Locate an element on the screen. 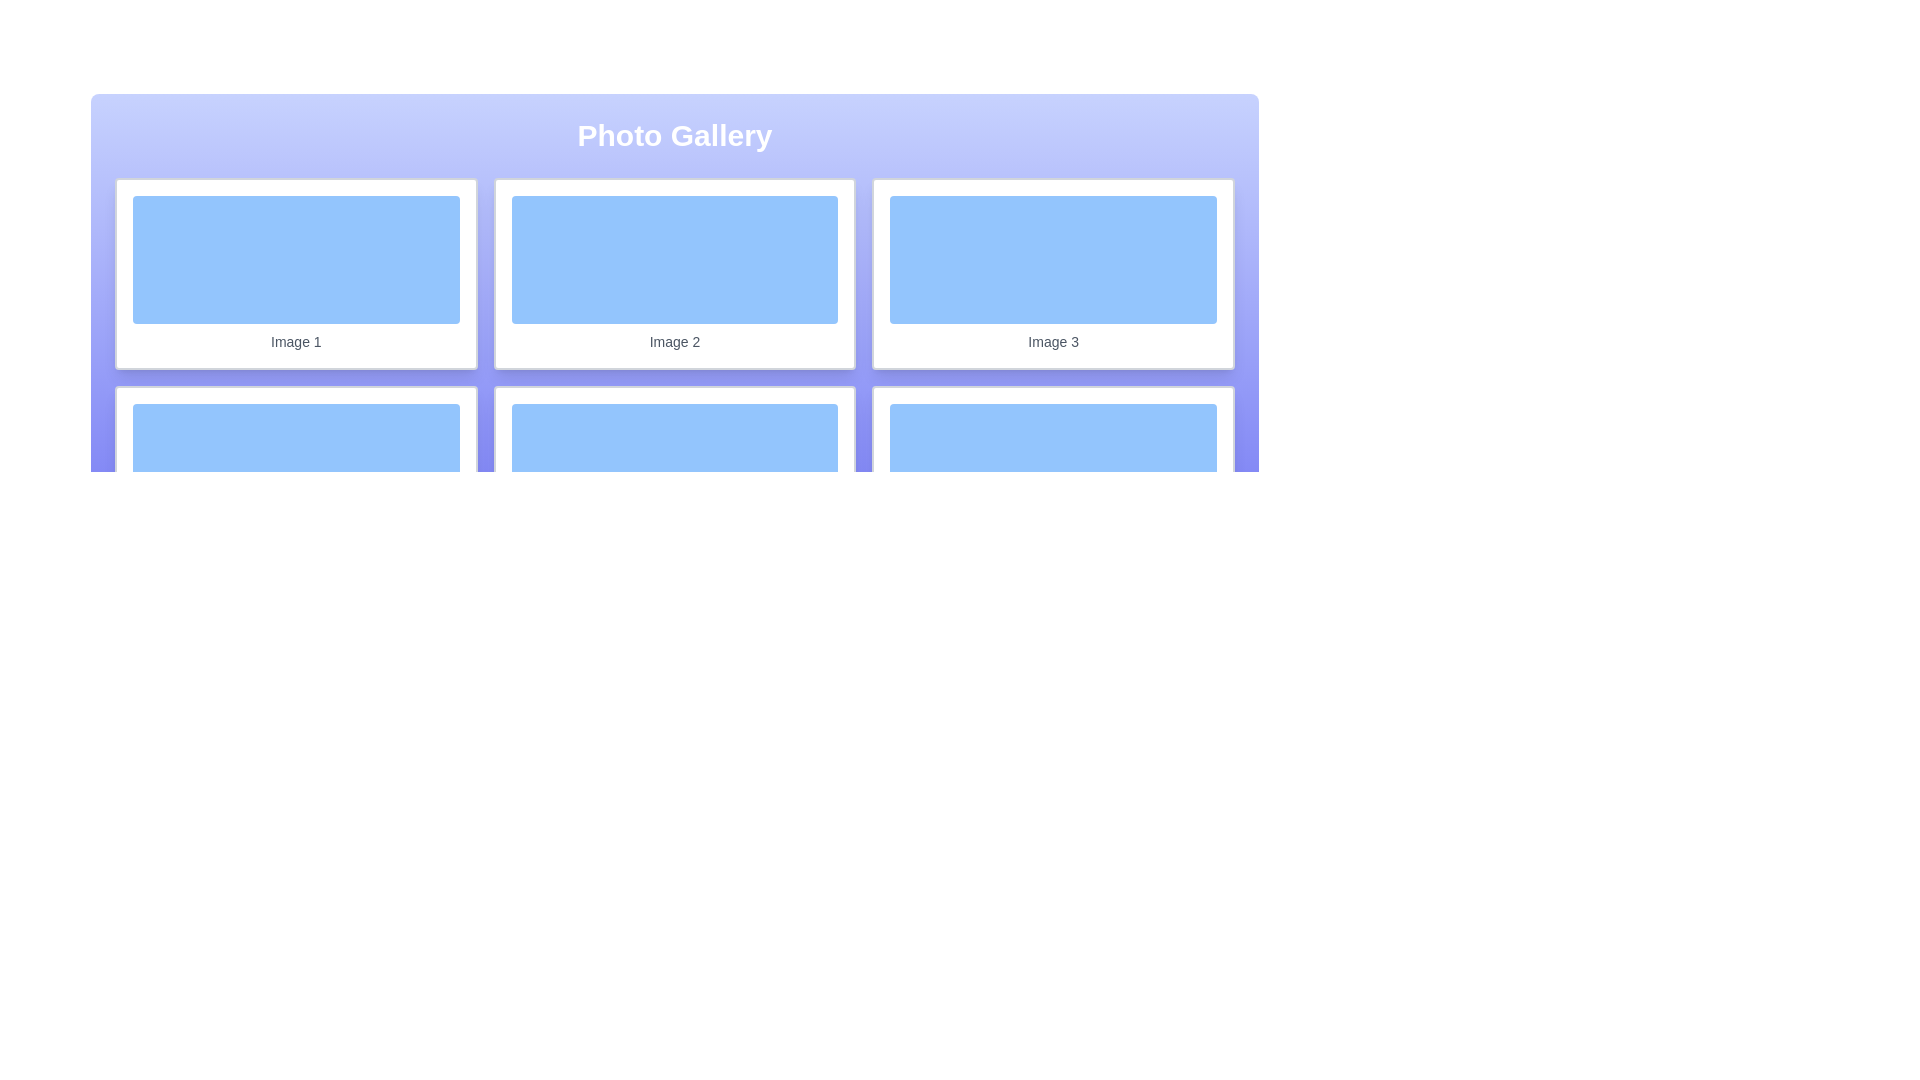  the fifth image widget in the gallery is located at coordinates (675, 482).